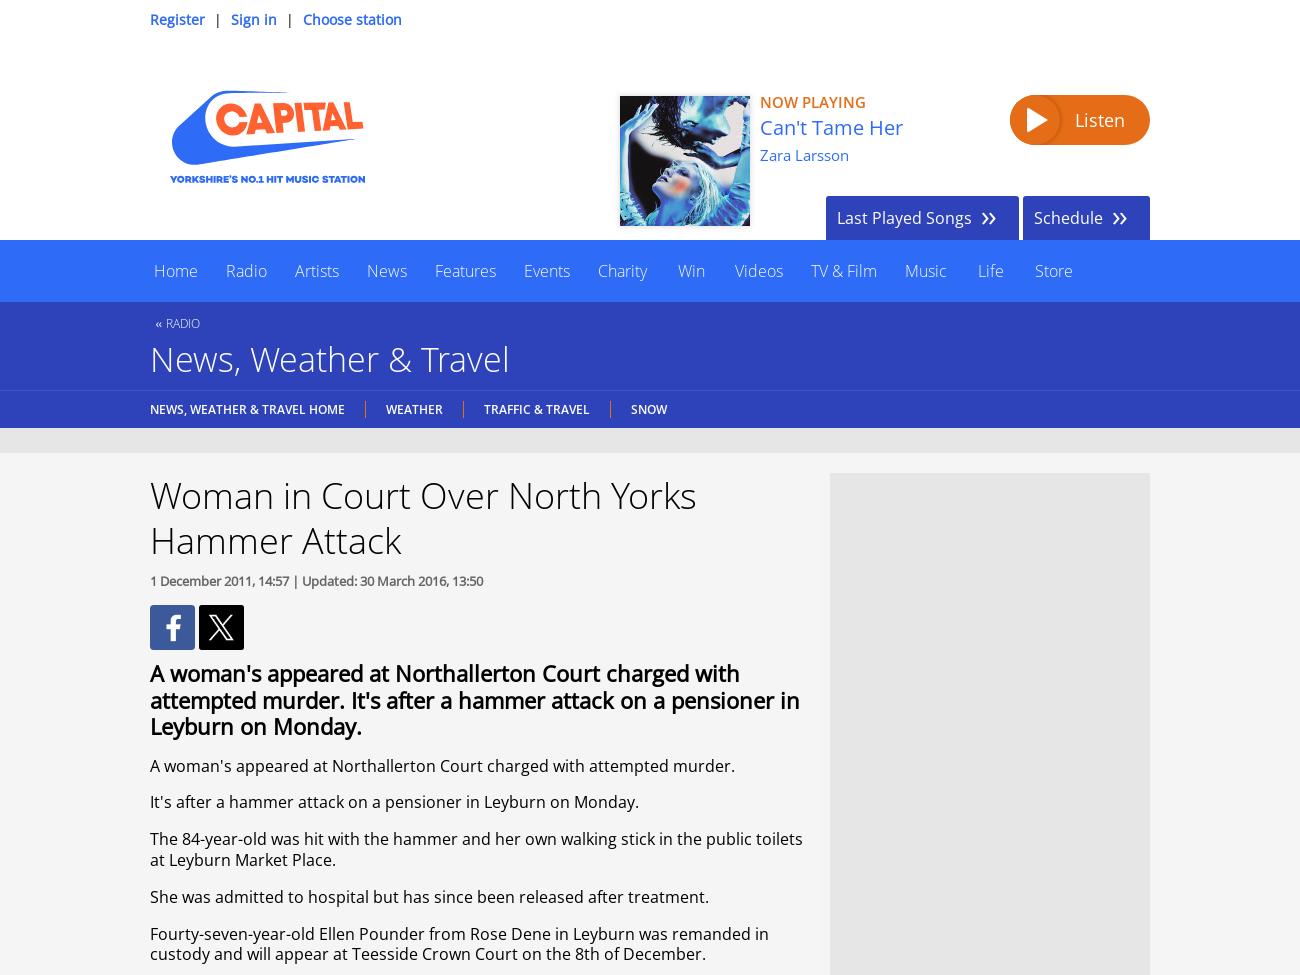 This screenshot has height=975, width=1300. I want to click on 'Zara Larsson', so click(803, 154).